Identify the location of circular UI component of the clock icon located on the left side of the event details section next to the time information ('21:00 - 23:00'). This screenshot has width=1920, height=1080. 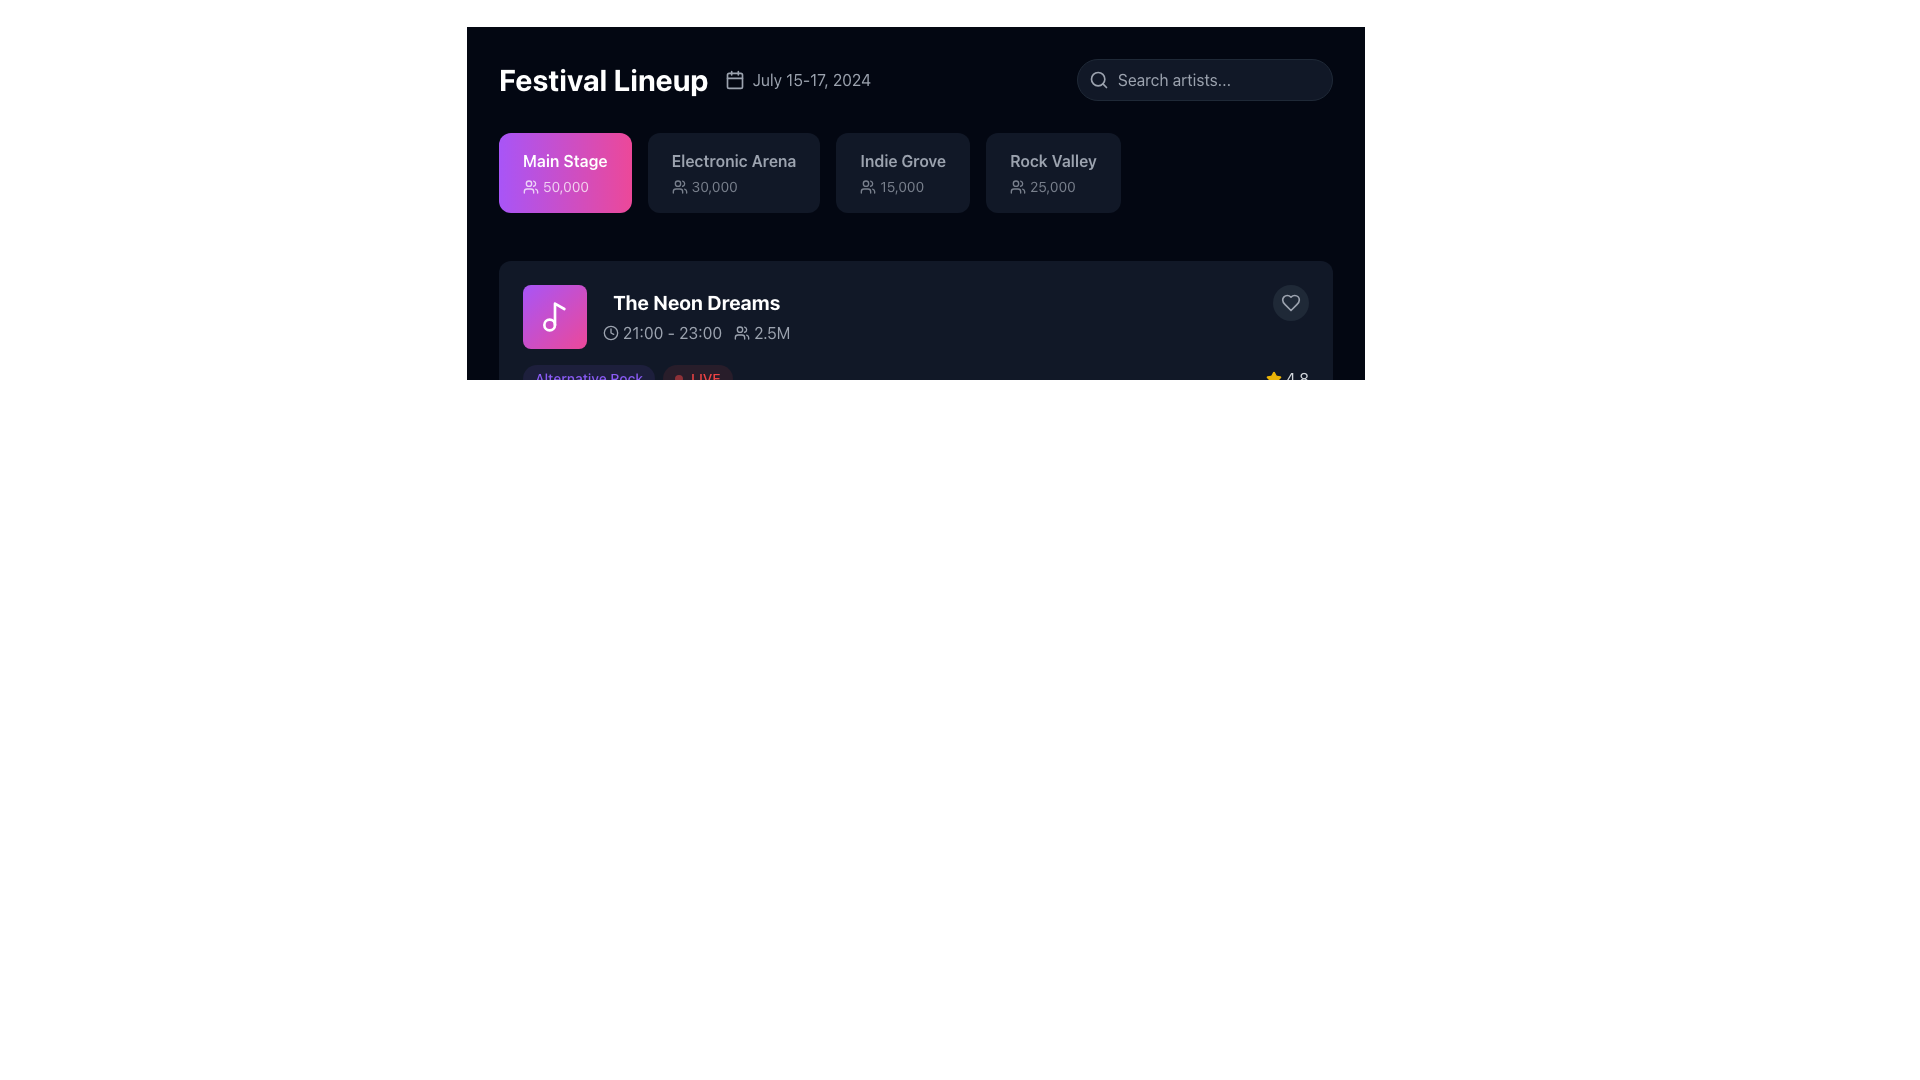
(609, 331).